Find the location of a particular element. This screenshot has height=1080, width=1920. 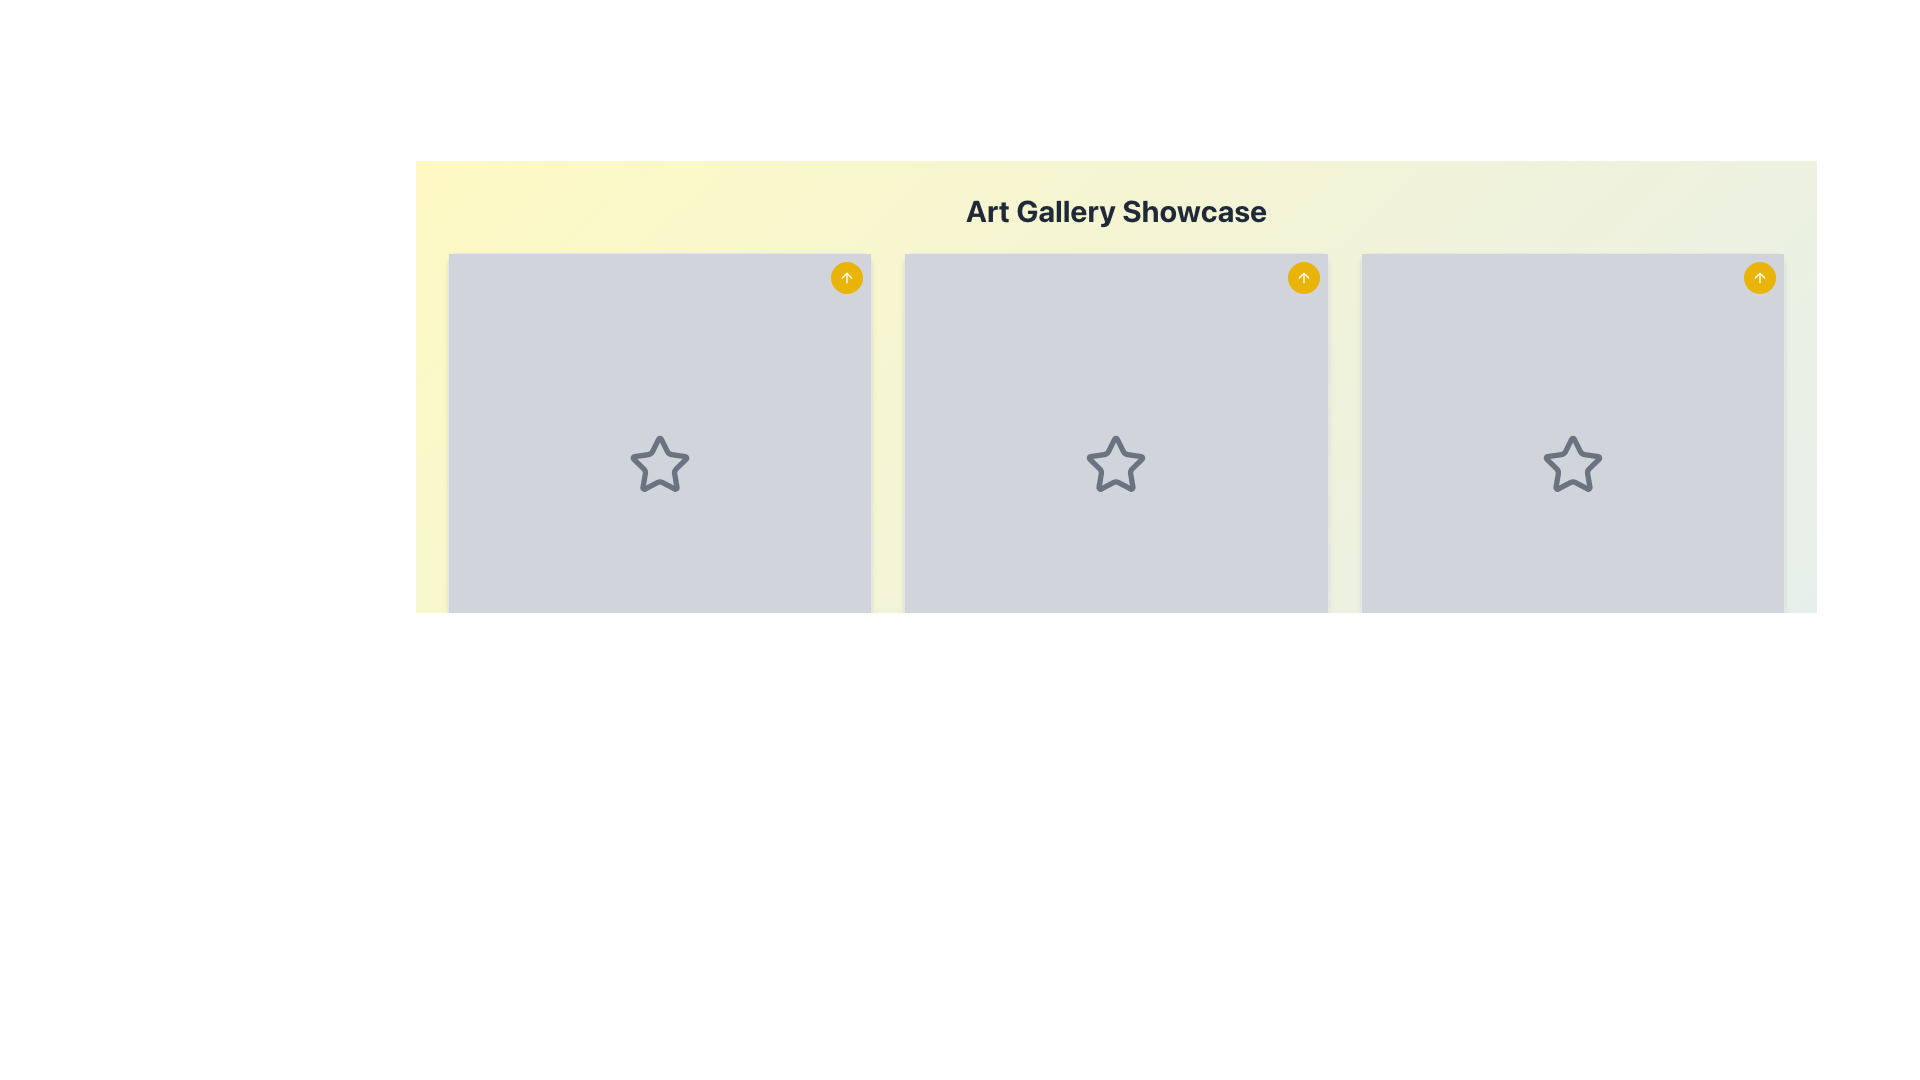

the third star icon under the heading 'Art Gallery Showcase' to interact with or select it is located at coordinates (1571, 463).